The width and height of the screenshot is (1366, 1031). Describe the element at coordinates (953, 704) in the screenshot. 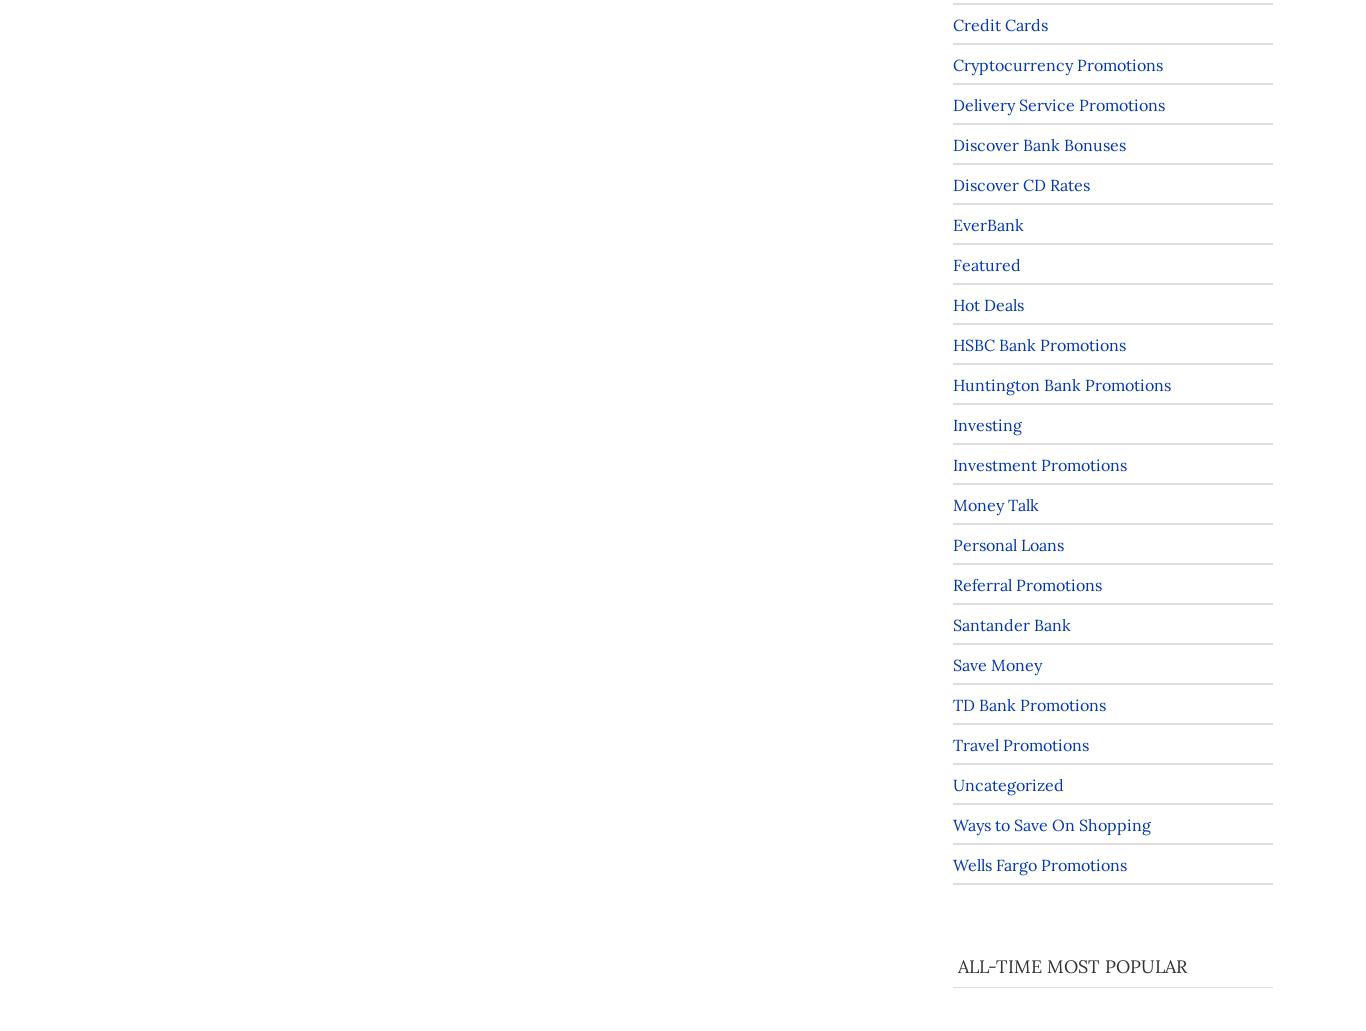

I see `'TD Bank Promotions'` at that location.